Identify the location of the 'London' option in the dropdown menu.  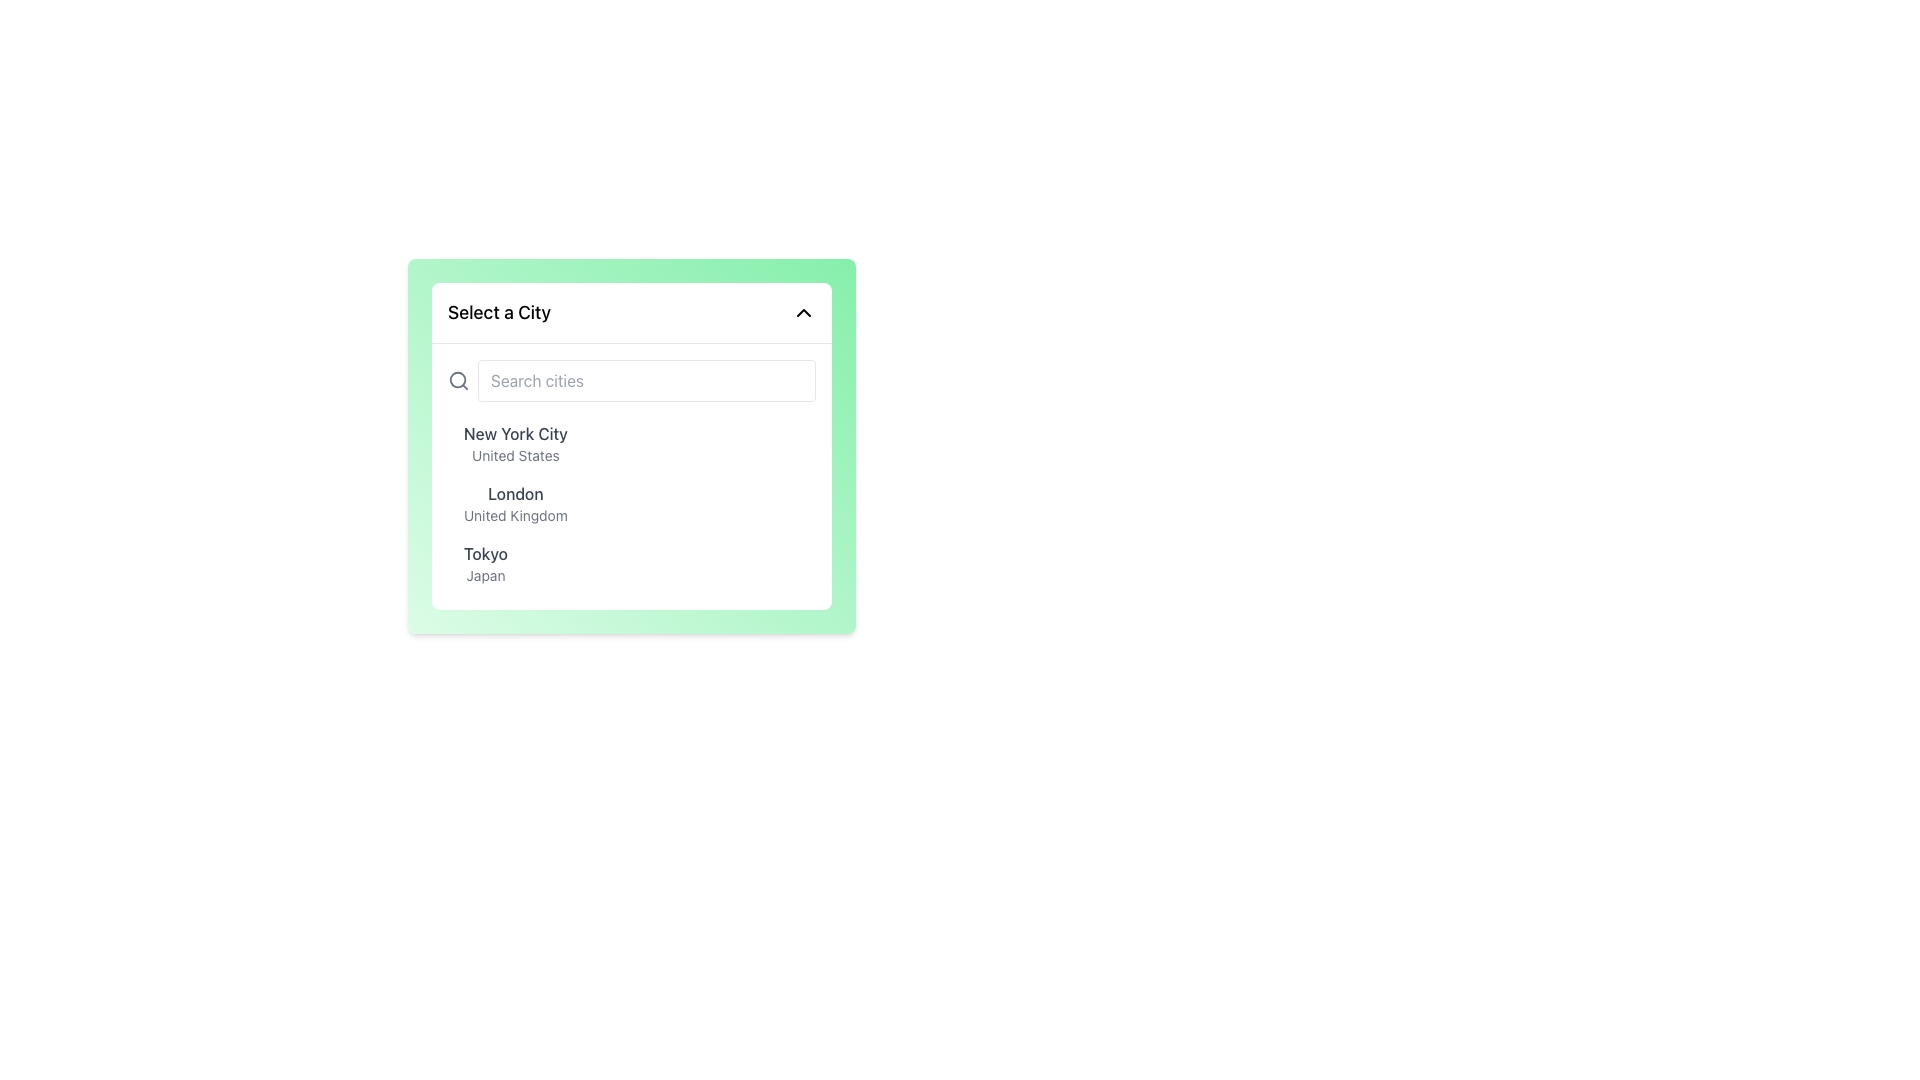
(515, 493).